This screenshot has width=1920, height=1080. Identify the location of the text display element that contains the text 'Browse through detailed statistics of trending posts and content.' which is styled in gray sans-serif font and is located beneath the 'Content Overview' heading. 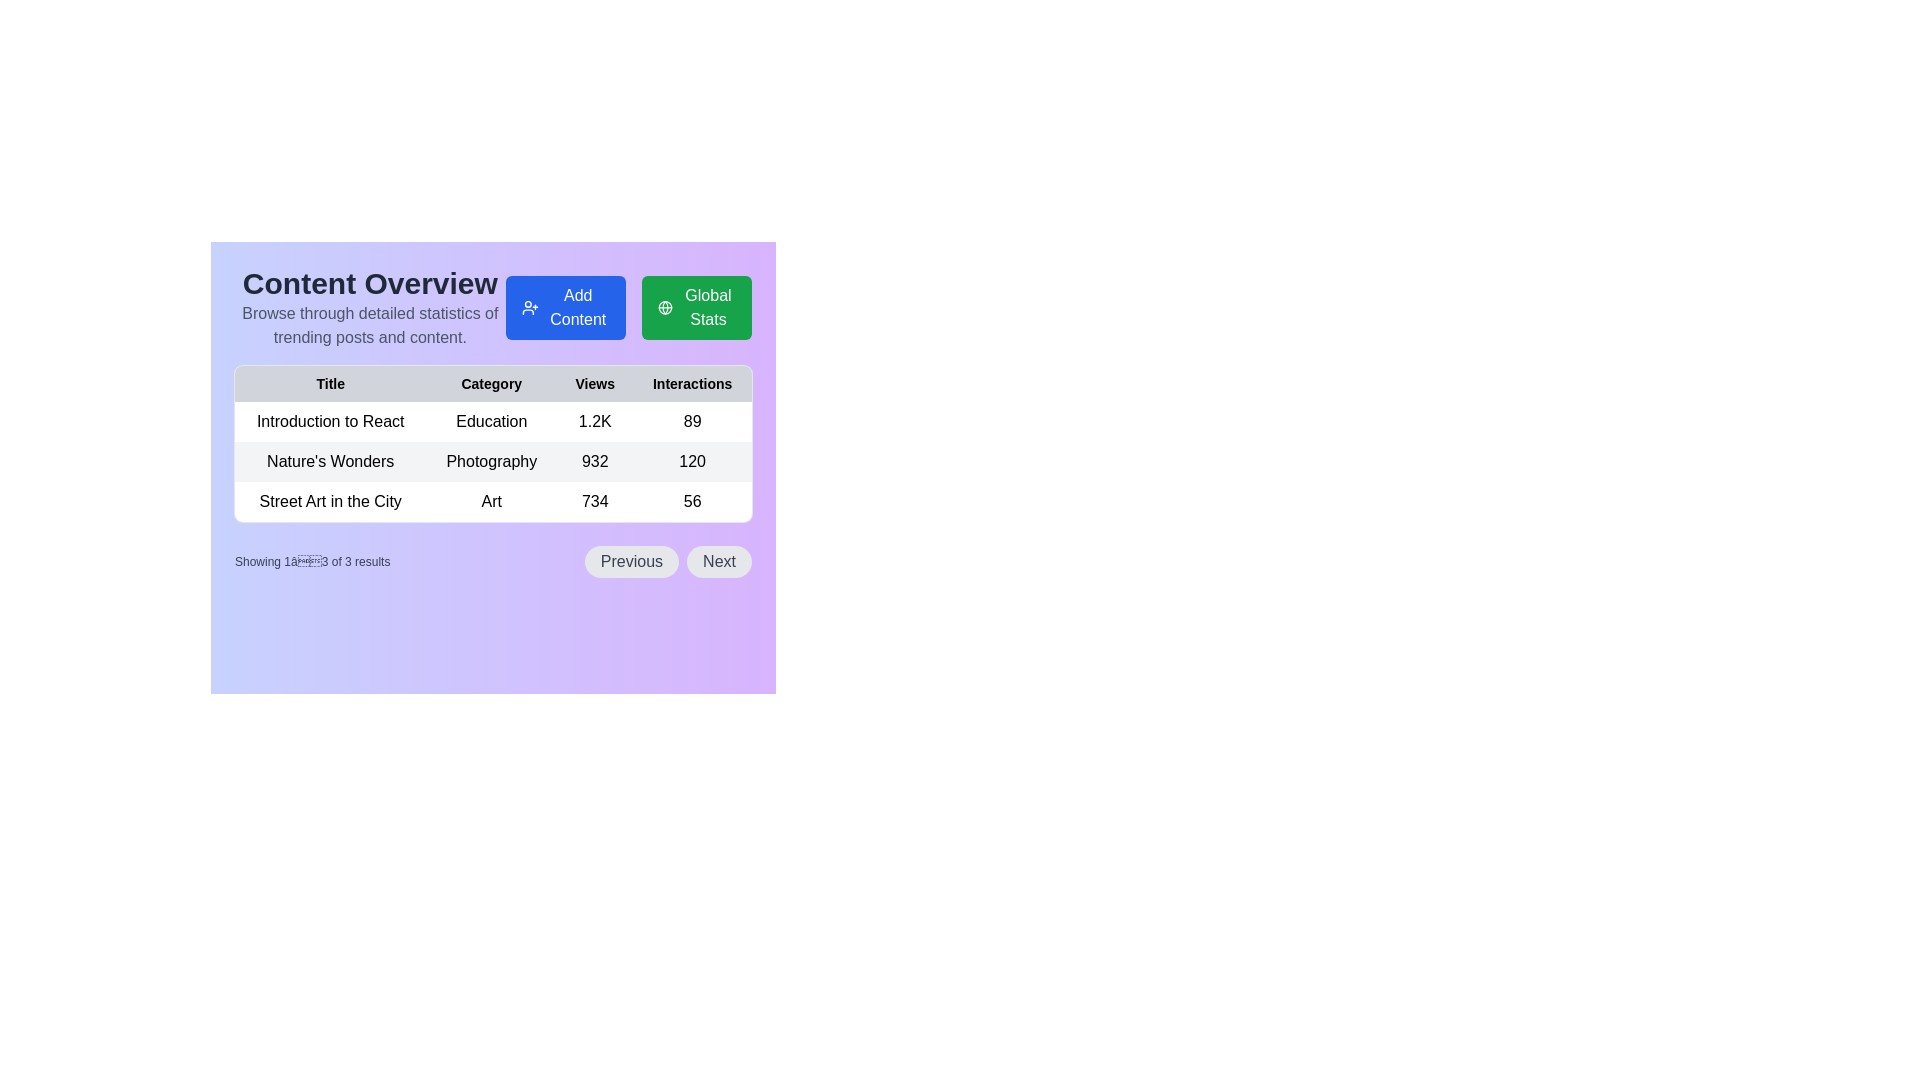
(370, 325).